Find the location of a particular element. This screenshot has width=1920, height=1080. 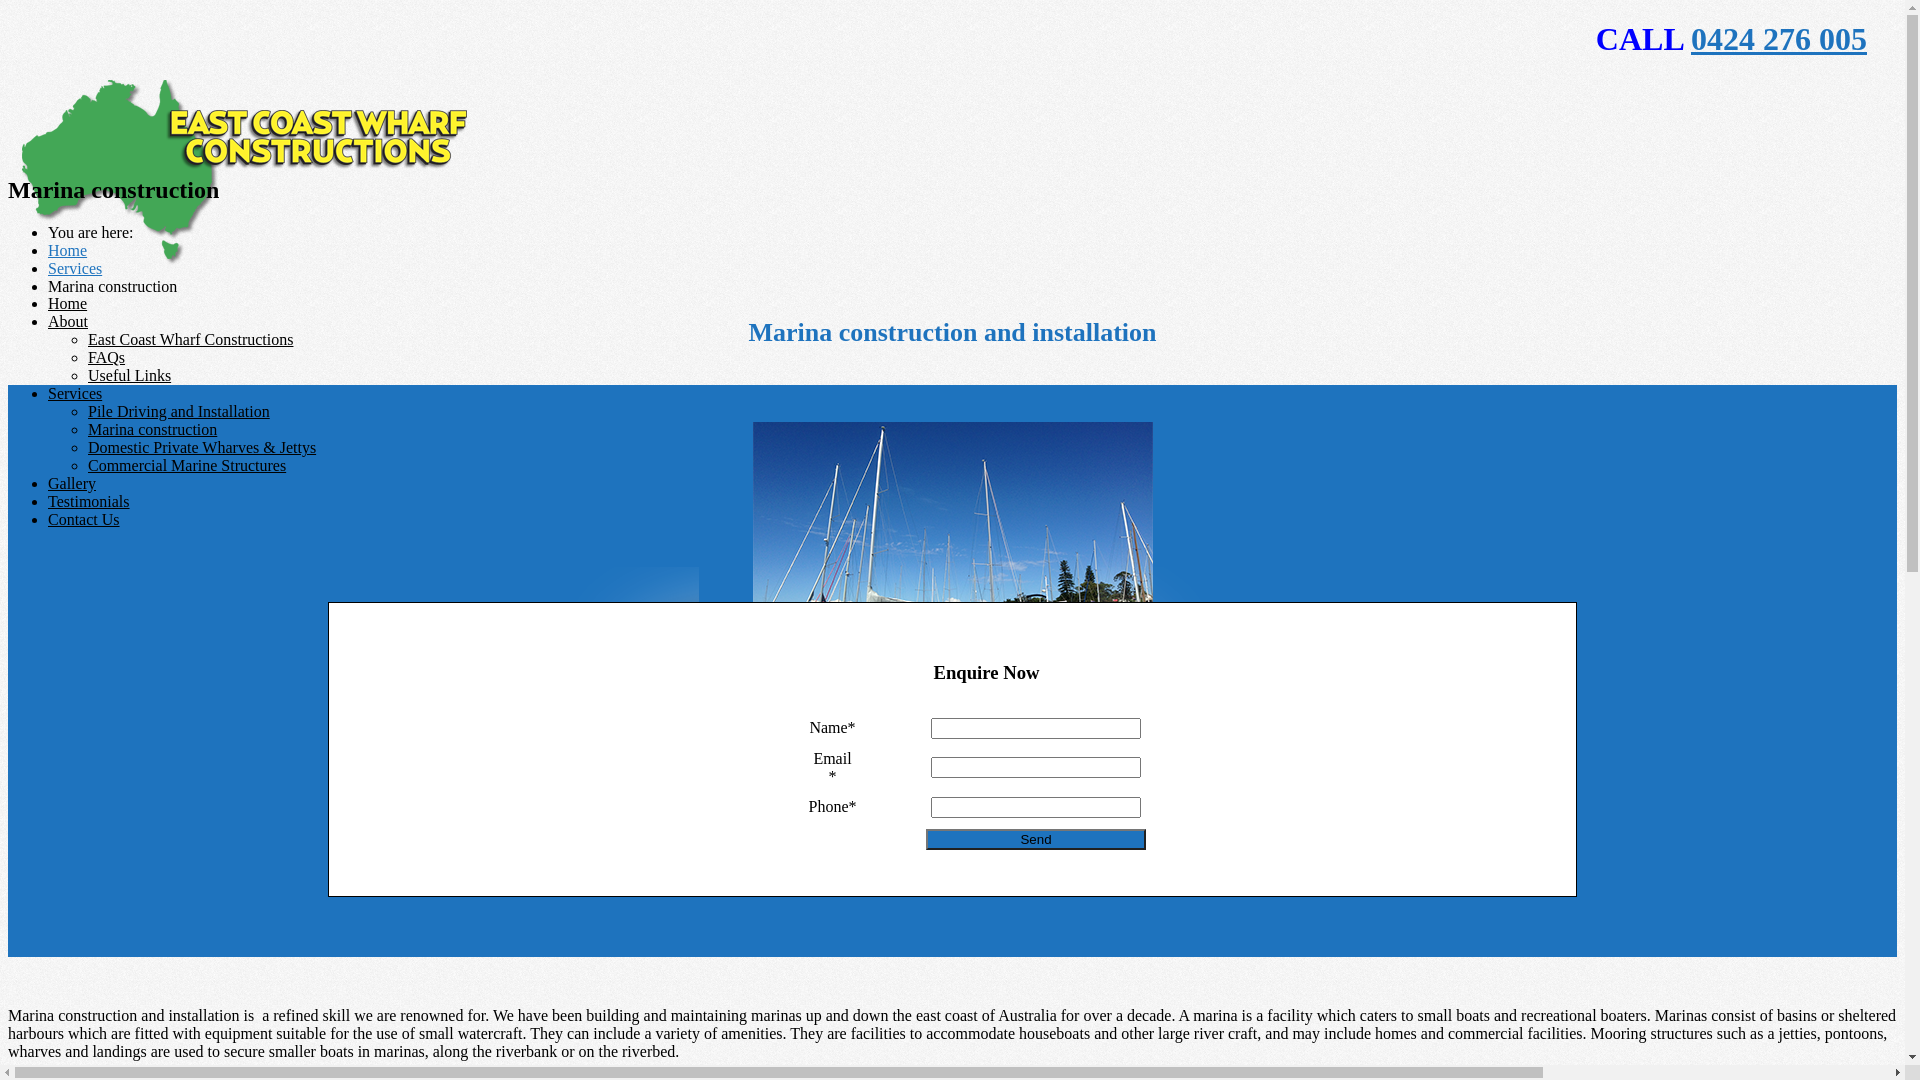

'Commercial Marine Structures' is located at coordinates (187, 465).